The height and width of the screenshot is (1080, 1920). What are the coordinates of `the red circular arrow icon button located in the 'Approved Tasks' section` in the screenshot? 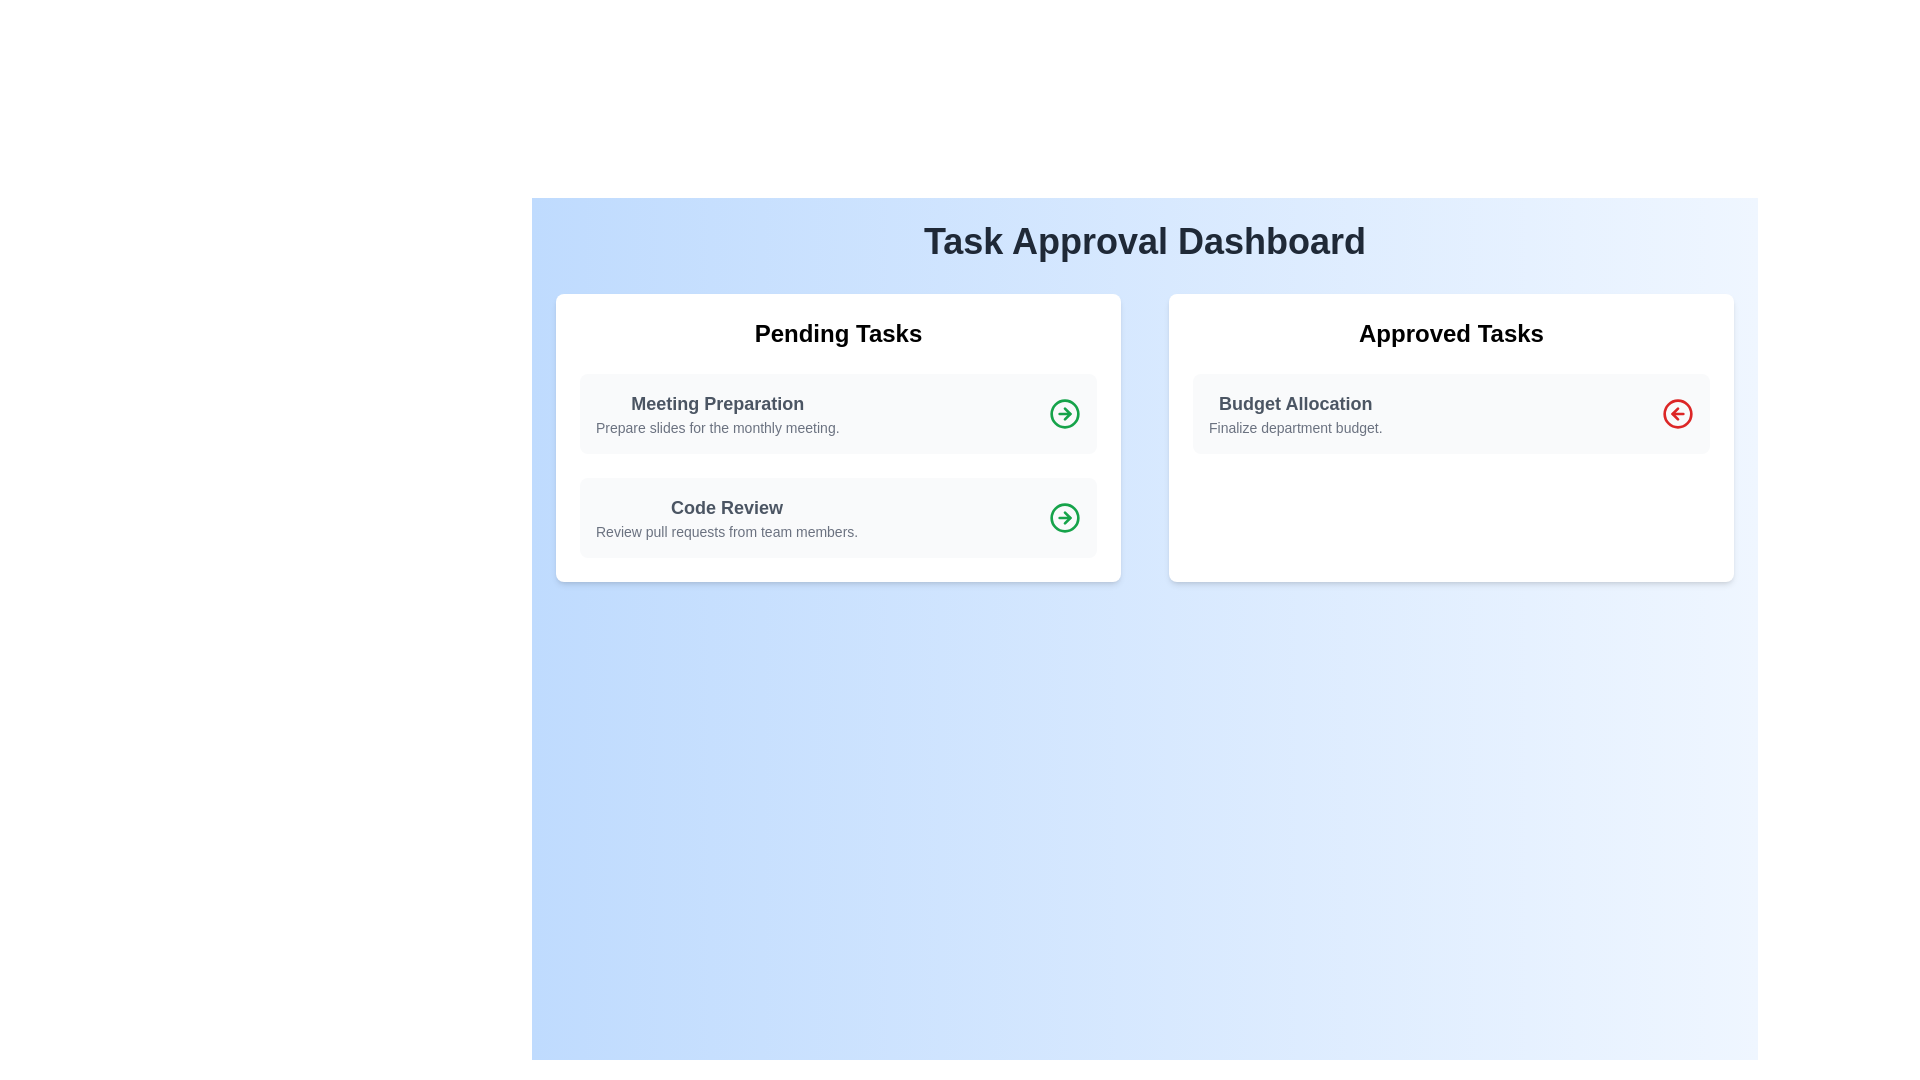 It's located at (1678, 412).